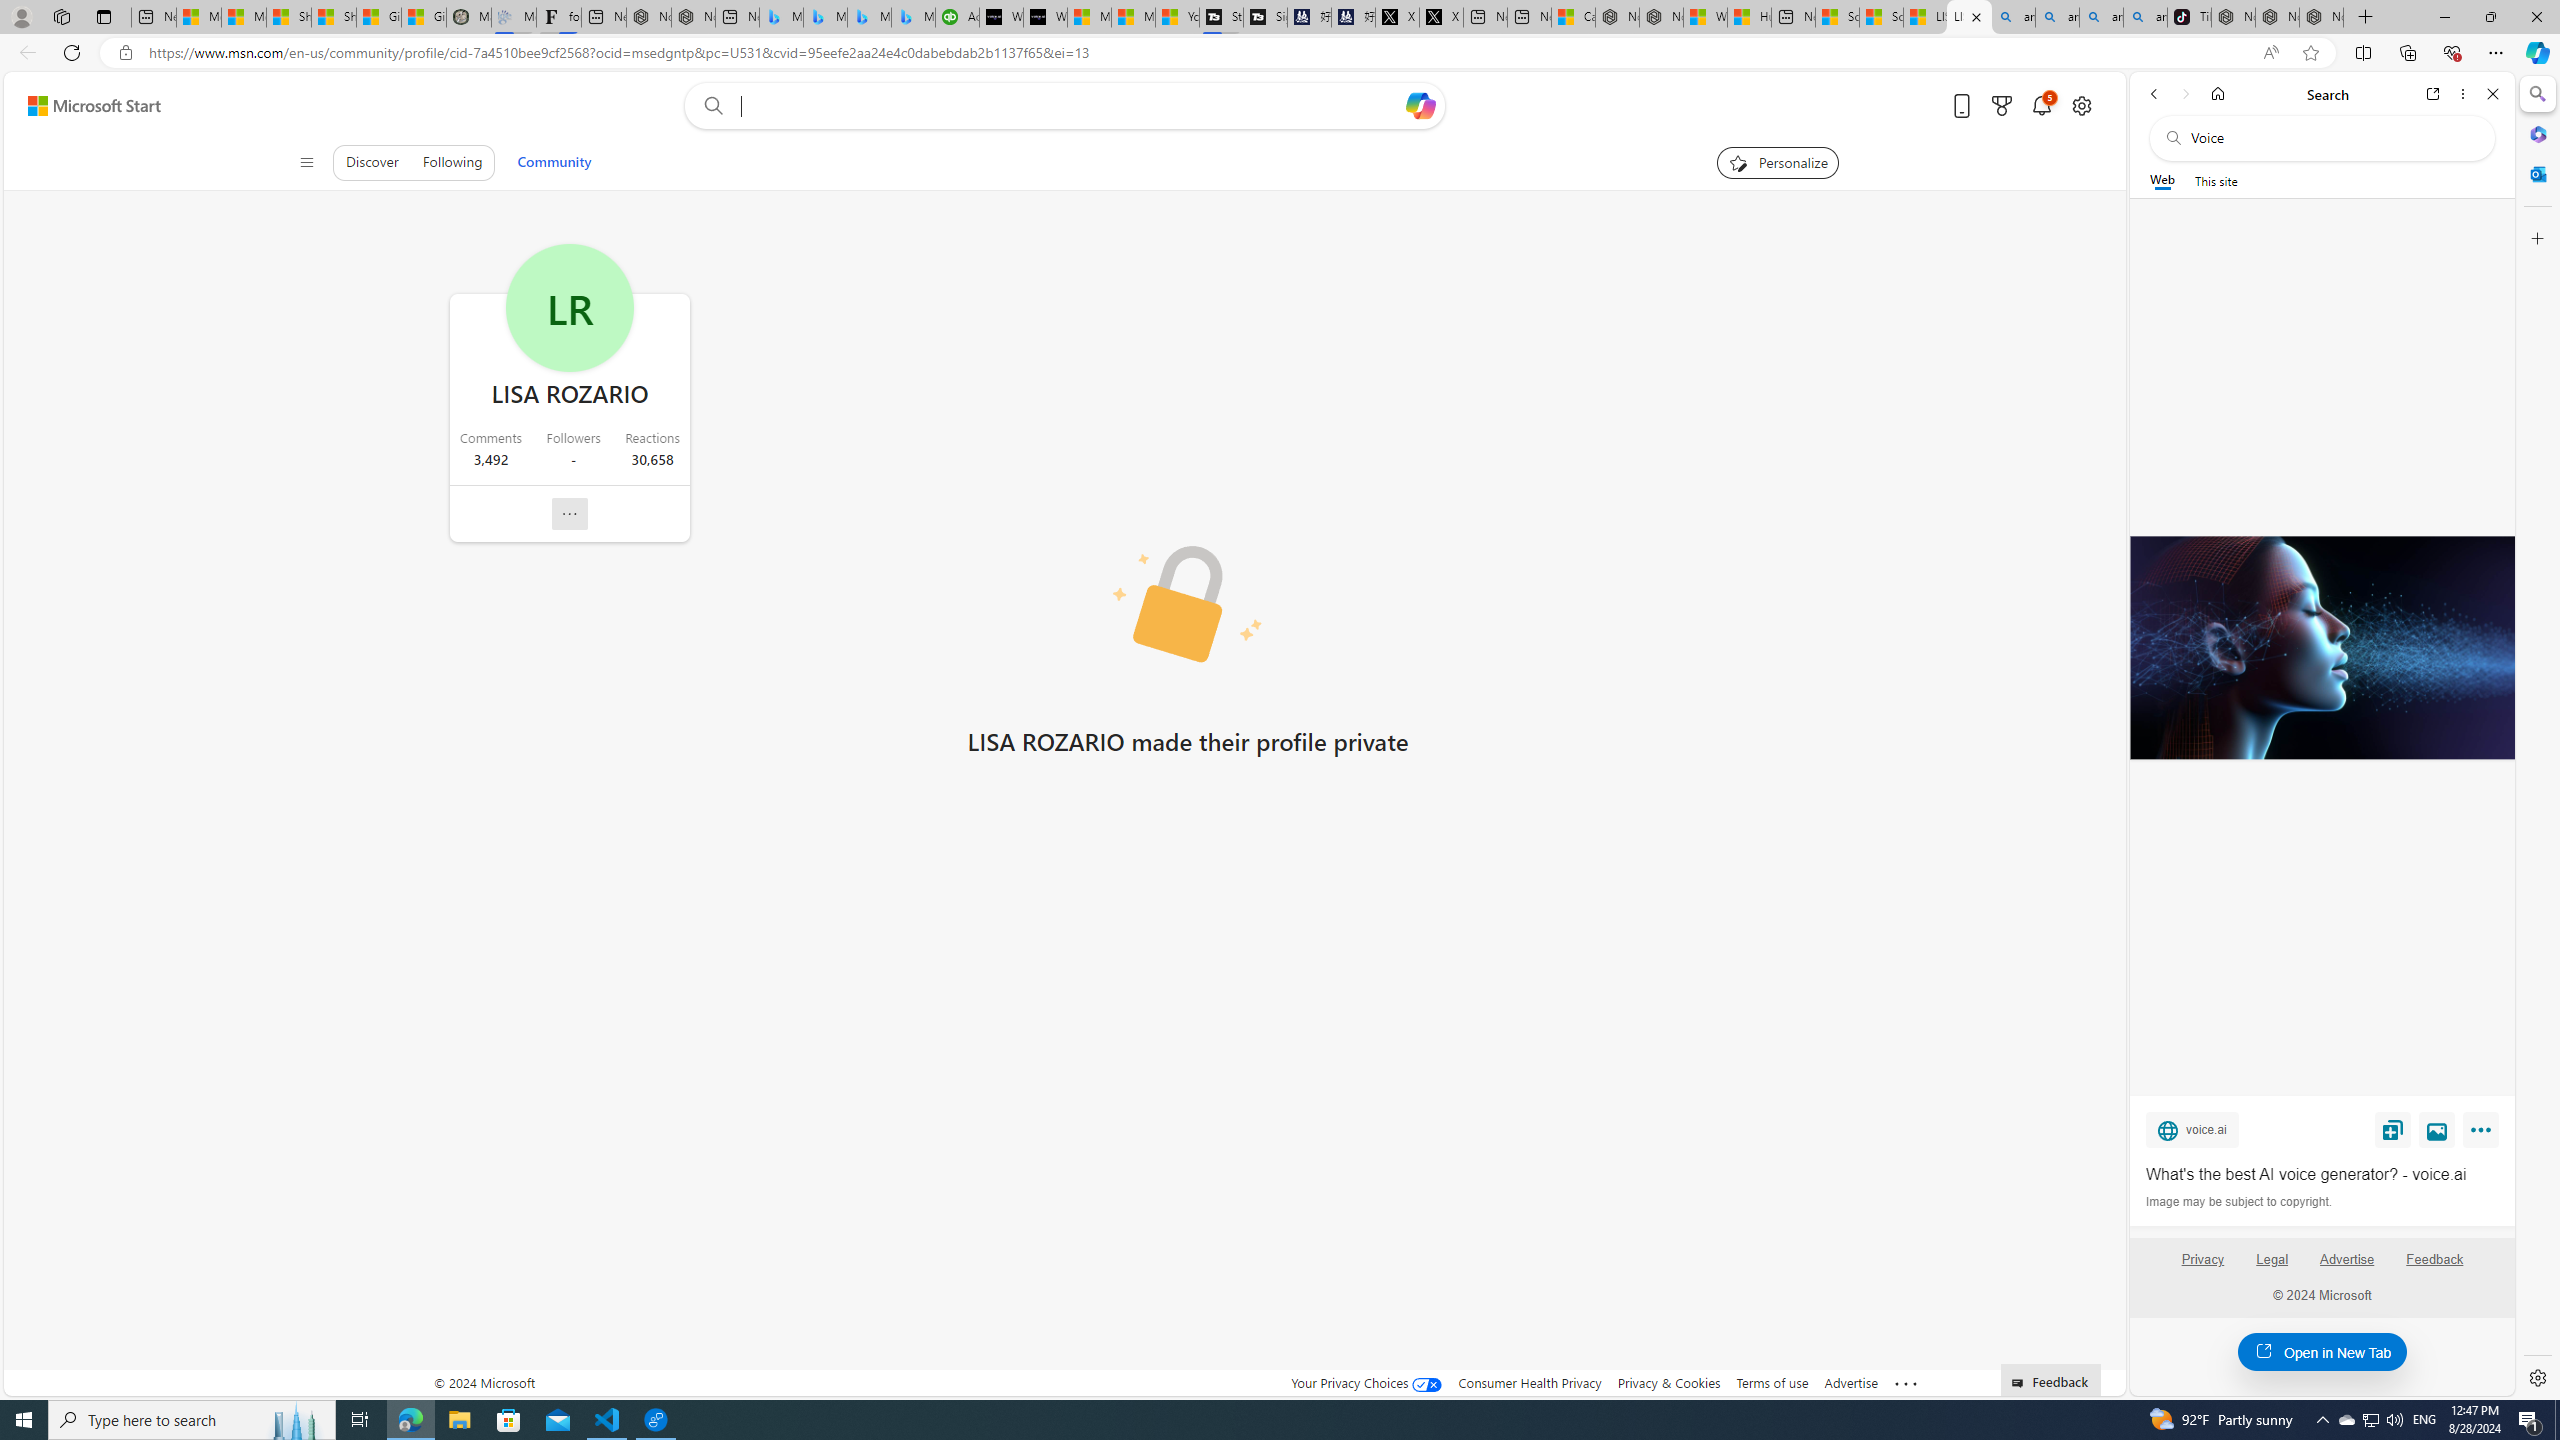  Describe the element at coordinates (2001, 106) in the screenshot. I see `'Microsoft rewards'` at that location.